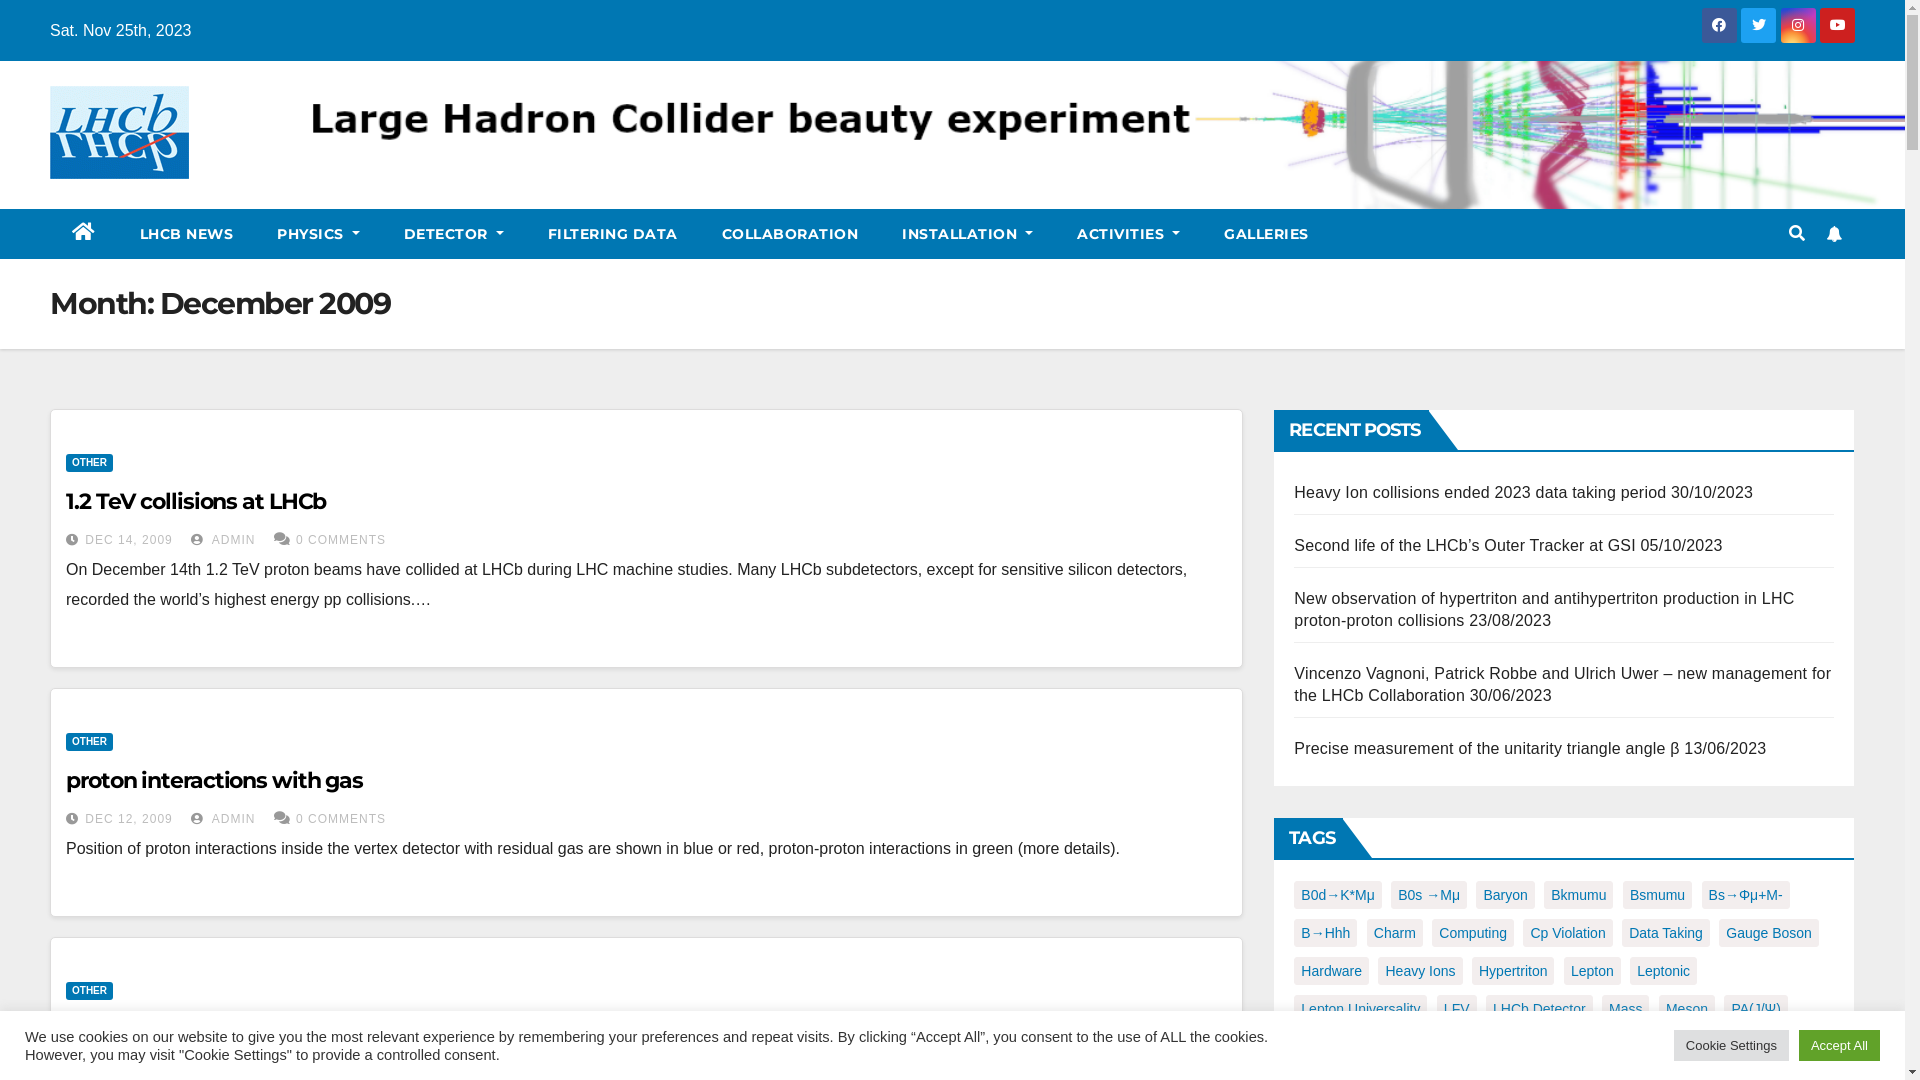 This screenshot has width=1920, height=1080. What do you see at coordinates (1591, 970) in the screenshot?
I see `'Lepton'` at bounding box center [1591, 970].